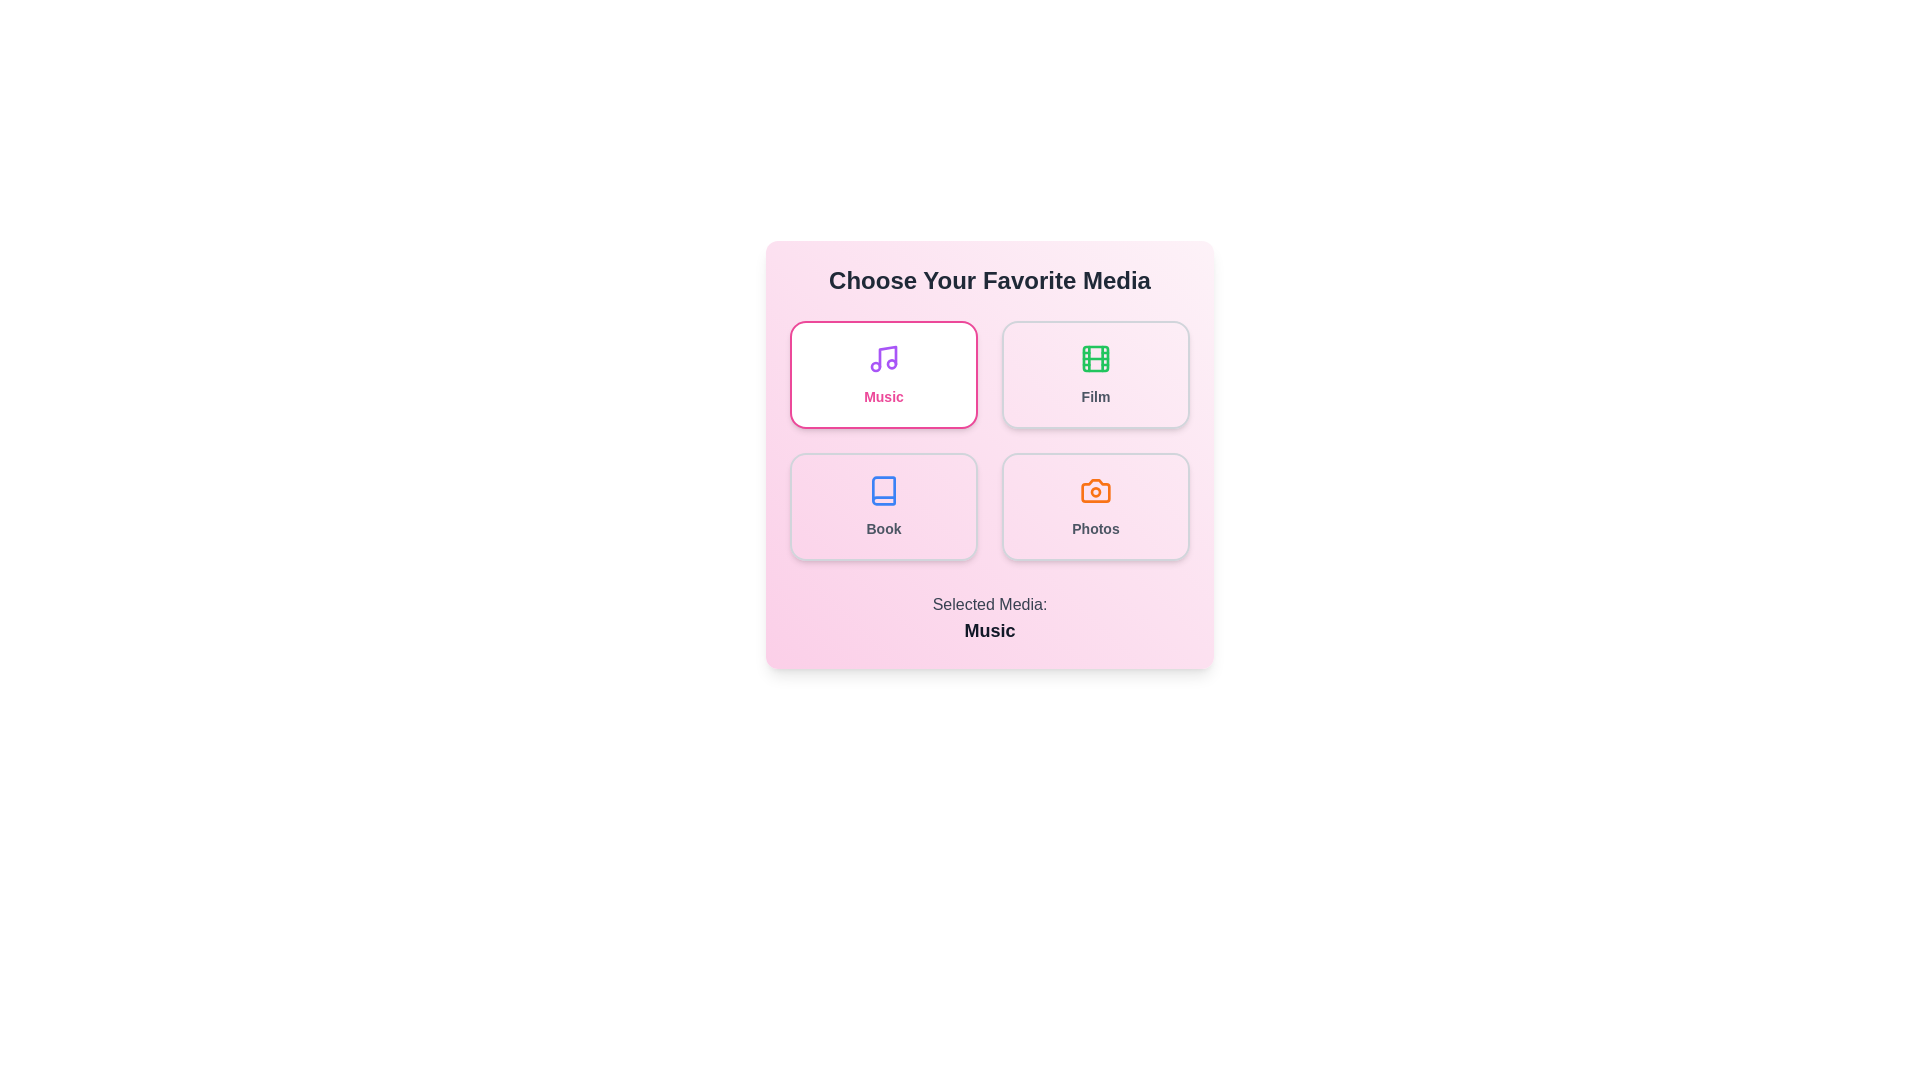 This screenshot has width=1920, height=1080. I want to click on the media type Music by clicking its respective button, so click(882, 374).